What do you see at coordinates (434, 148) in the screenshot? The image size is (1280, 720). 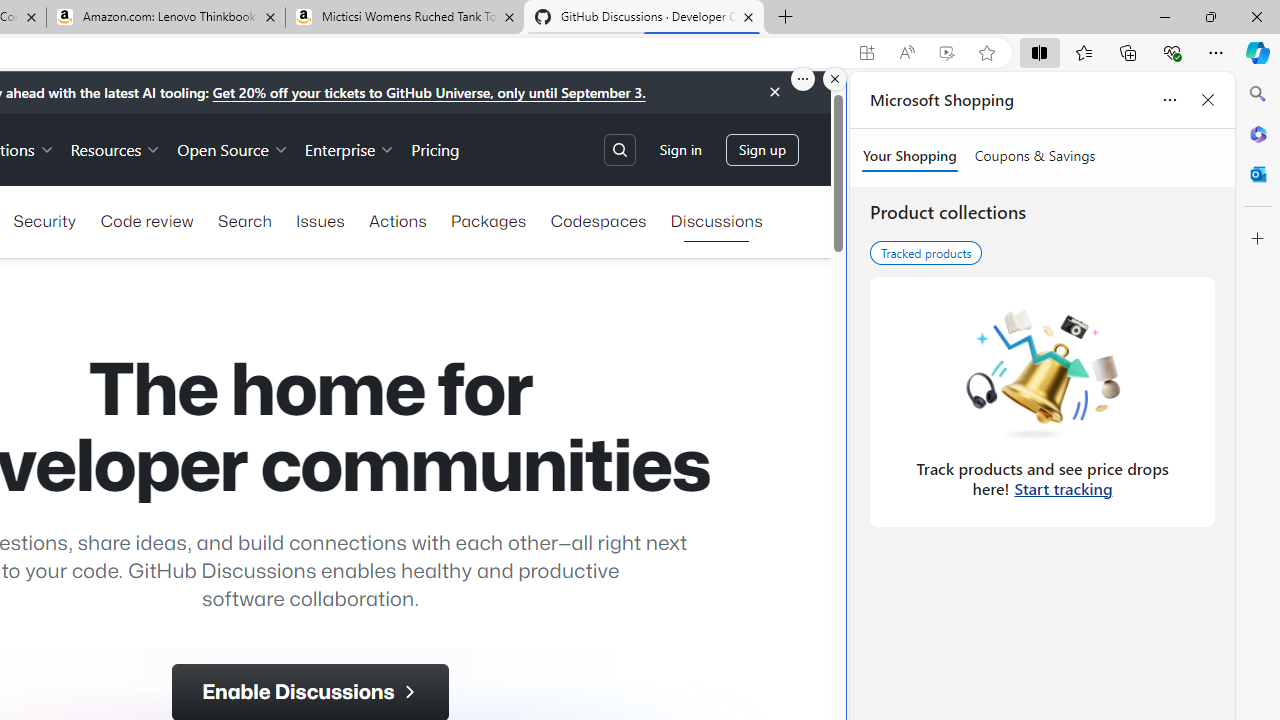 I see `'Pricing'` at bounding box center [434, 148].